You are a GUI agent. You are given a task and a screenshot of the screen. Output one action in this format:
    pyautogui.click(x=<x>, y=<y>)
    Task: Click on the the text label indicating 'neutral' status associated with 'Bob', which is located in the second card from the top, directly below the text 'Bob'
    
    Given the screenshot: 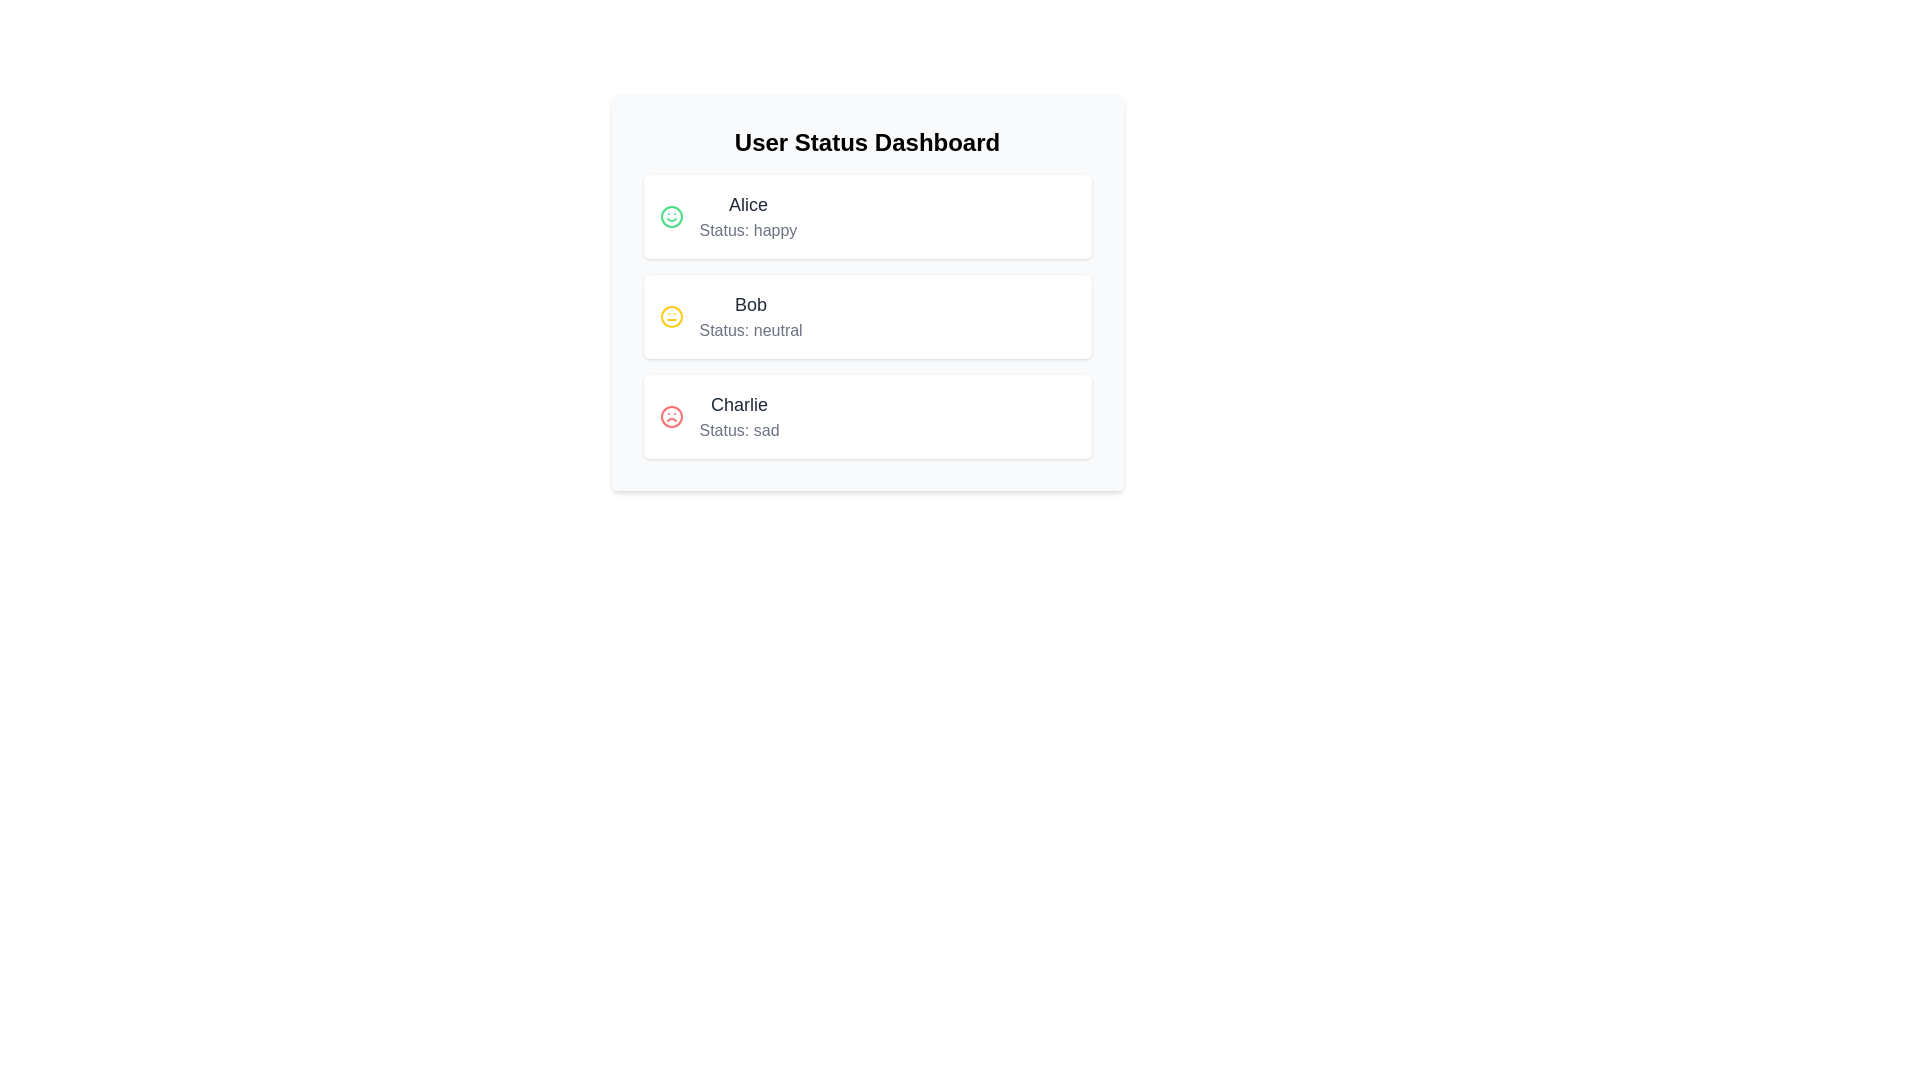 What is the action you would take?
    pyautogui.click(x=750, y=330)
    